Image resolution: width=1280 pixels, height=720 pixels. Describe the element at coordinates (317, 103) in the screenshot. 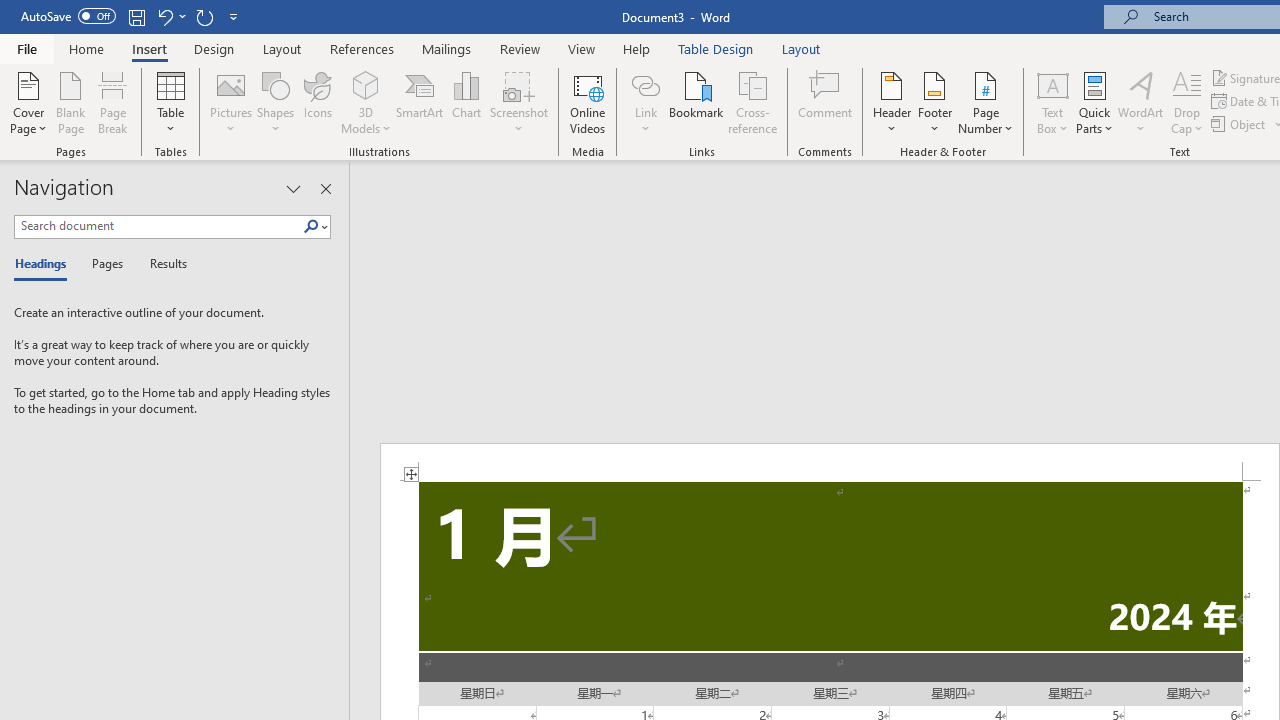

I see `'Icons'` at that location.